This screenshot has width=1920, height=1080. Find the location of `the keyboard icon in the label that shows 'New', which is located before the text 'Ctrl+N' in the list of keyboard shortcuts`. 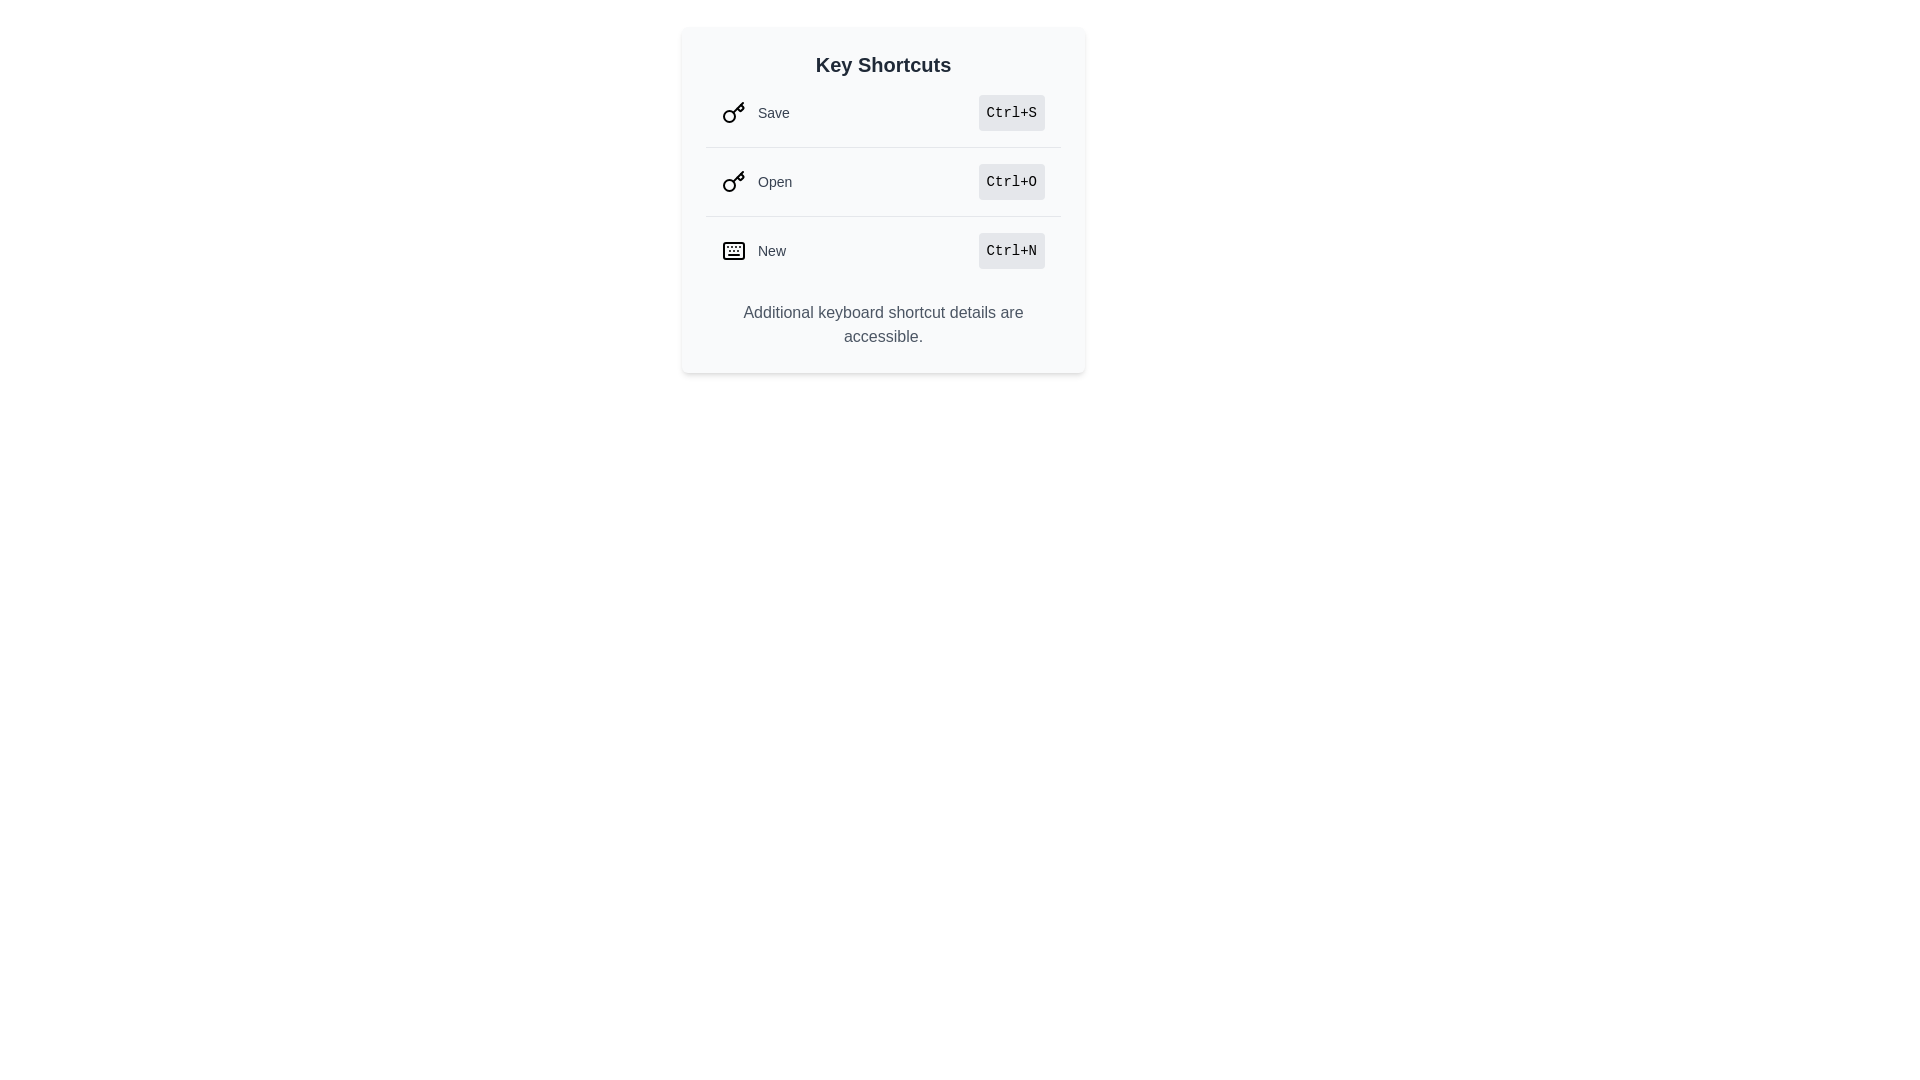

the keyboard icon in the label that shows 'New', which is located before the text 'Ctrl+N' in the list of keyboard shortcuts is located at coordinates (752, 249).